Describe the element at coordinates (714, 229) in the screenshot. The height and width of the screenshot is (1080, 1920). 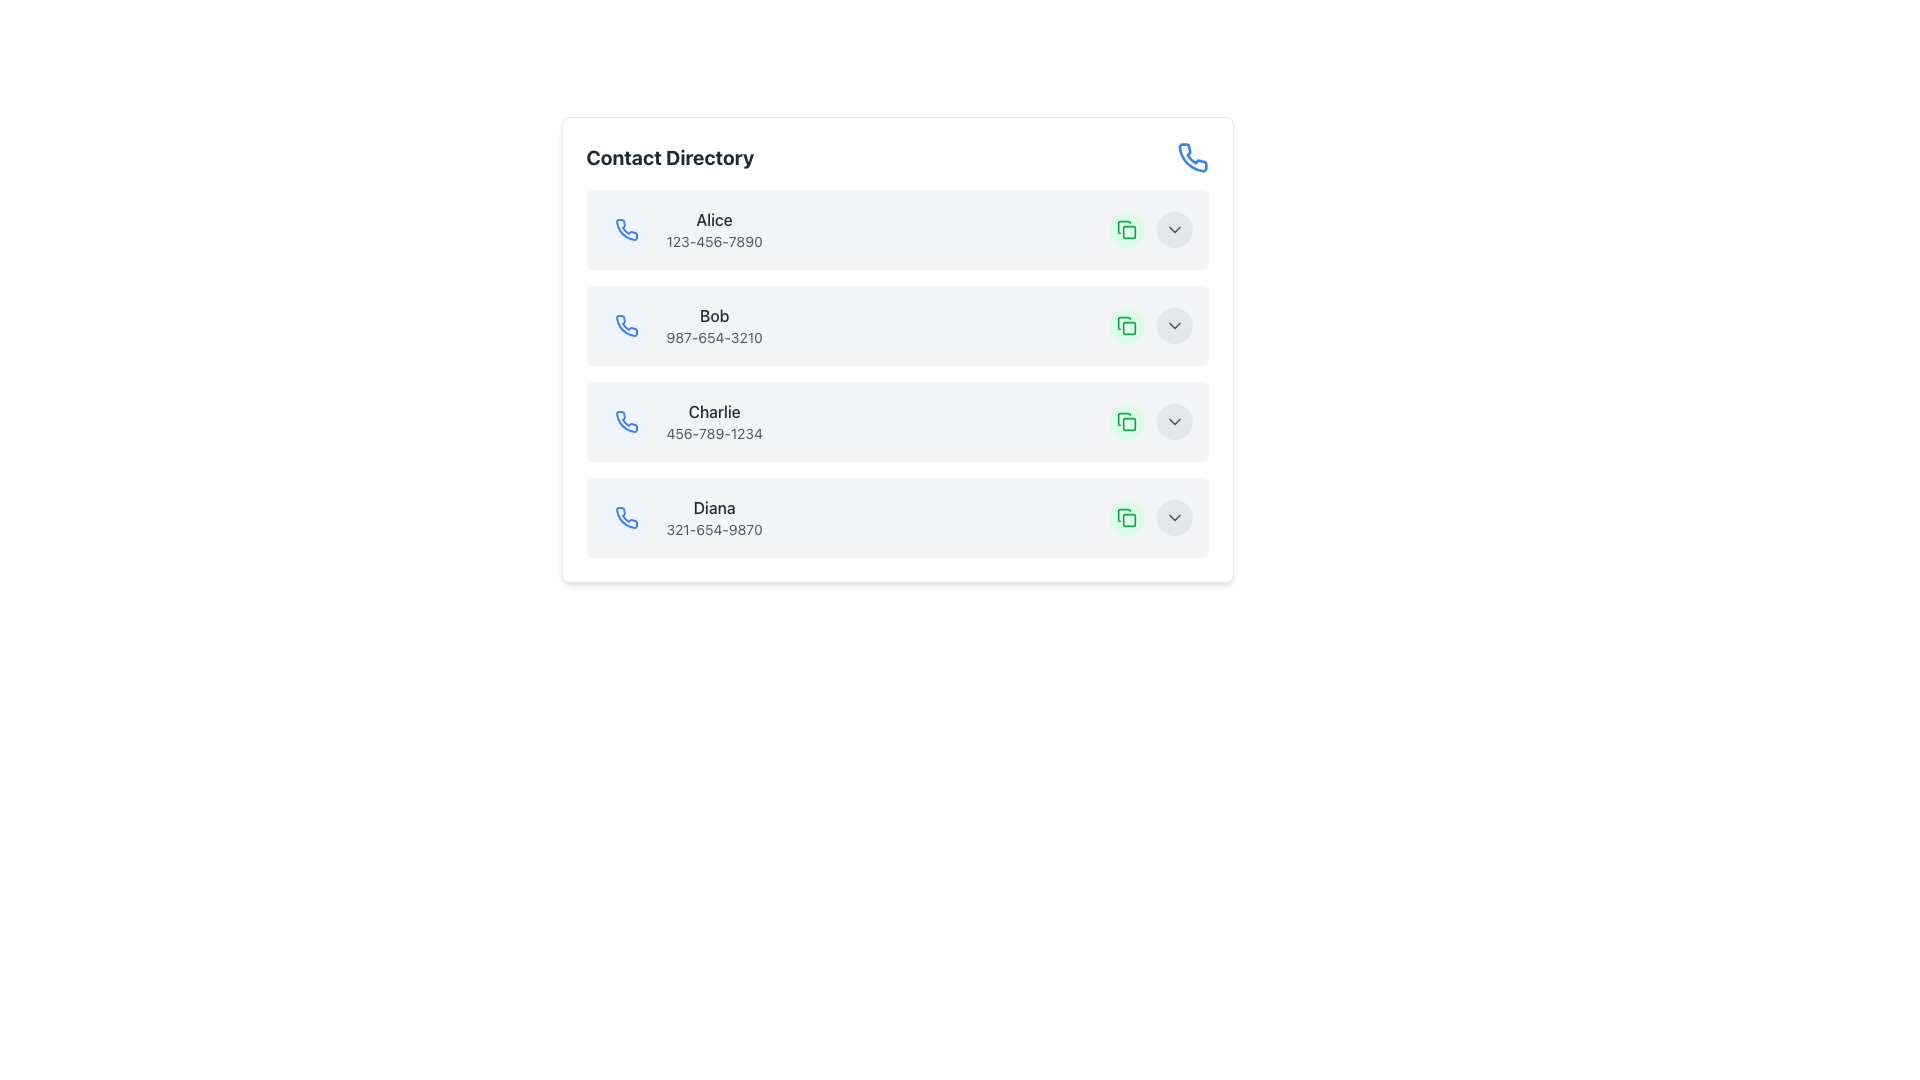
I see `the Text display element that shows the name 'Alice' and phone number '123-456-7890' in the contact list` at that location.